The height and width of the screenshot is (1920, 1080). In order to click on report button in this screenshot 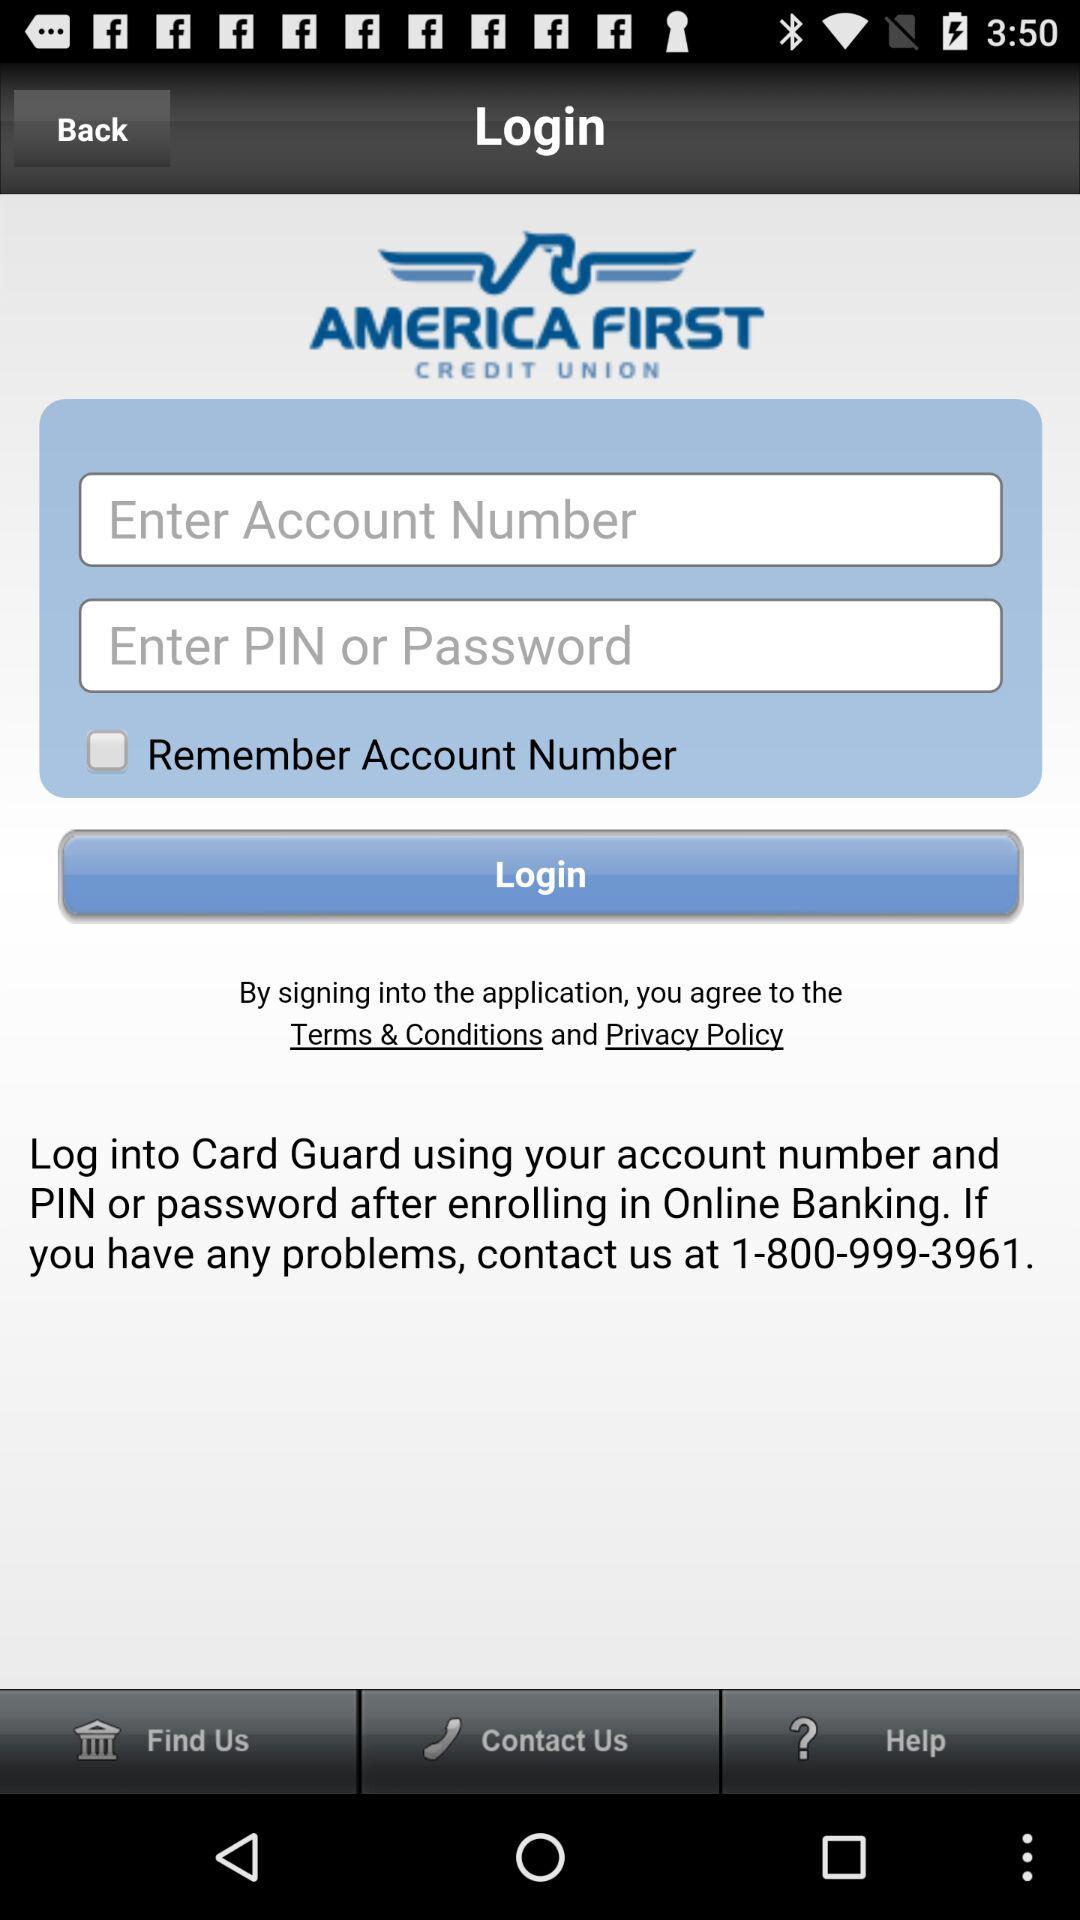, I will do `click(901, 1740)`.